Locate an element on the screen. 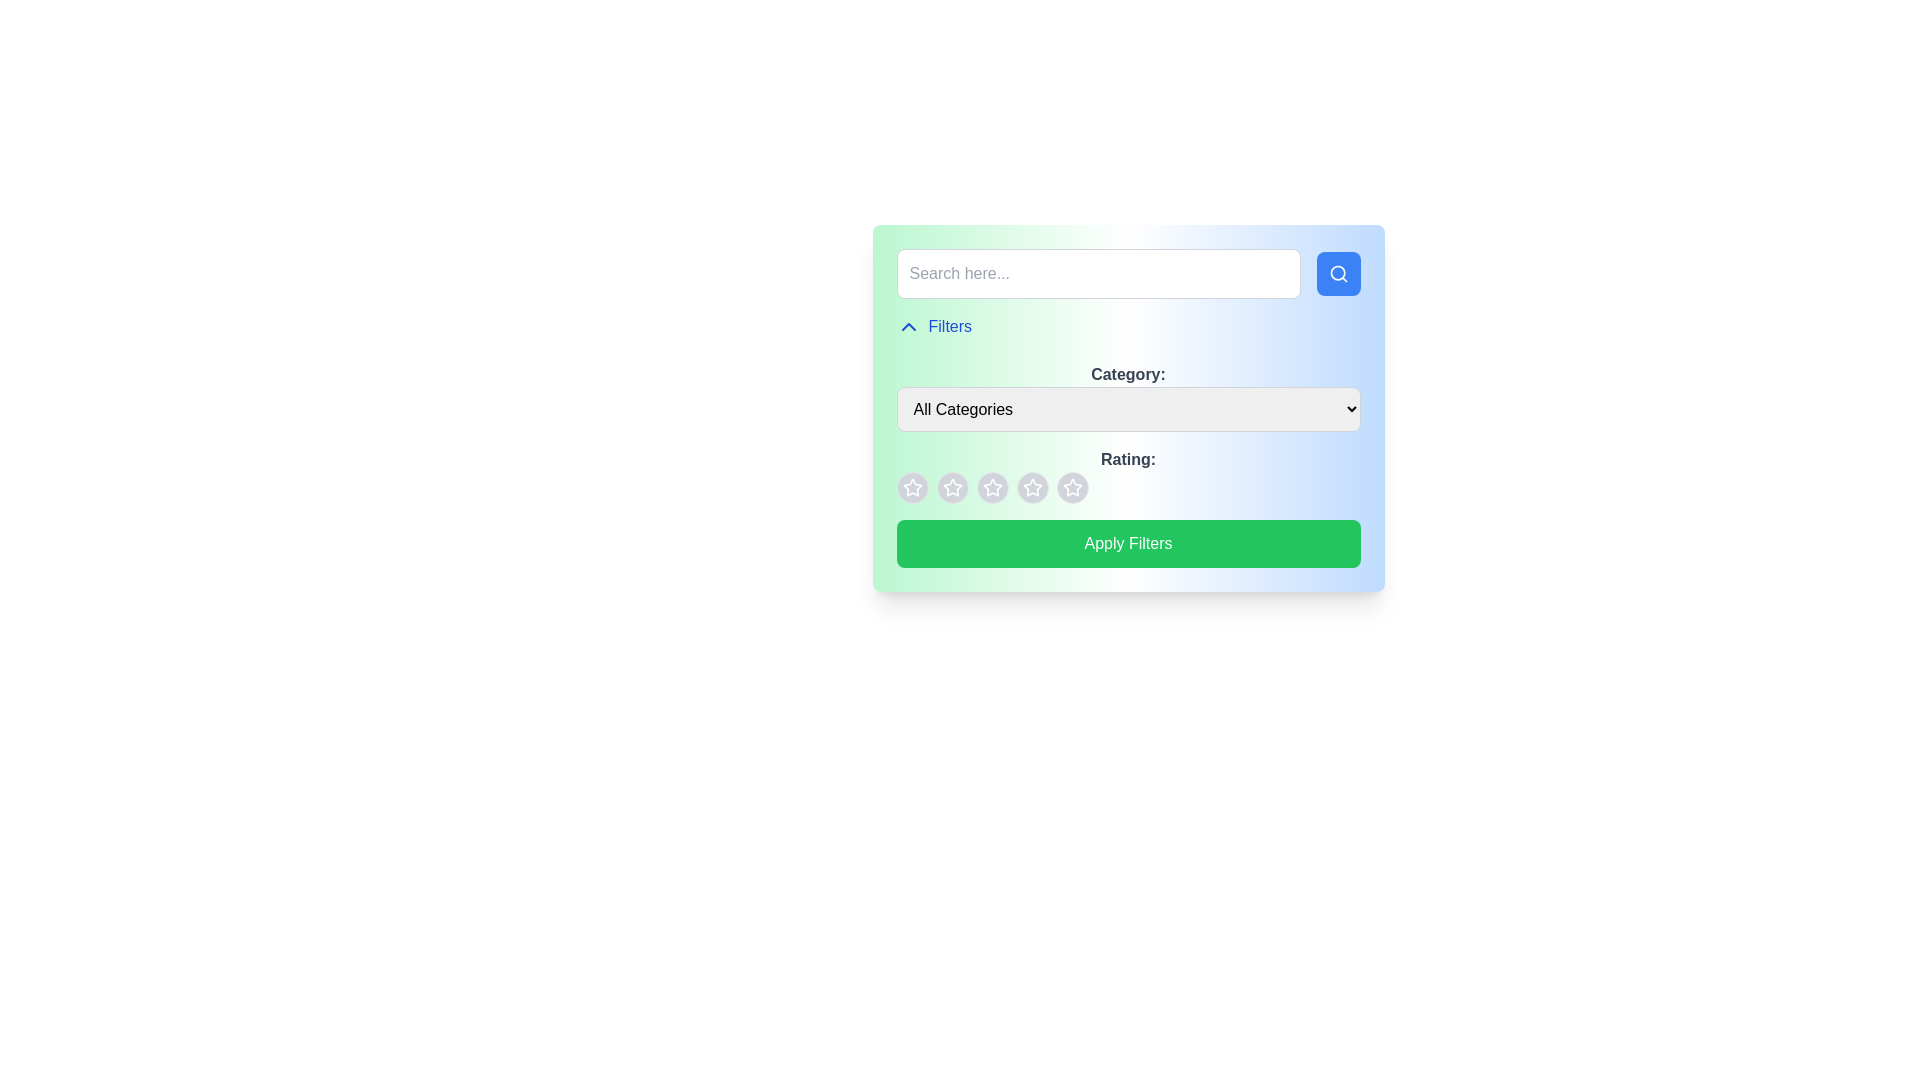 This screenshot has width=1920, height=1080. the magnifying glass-shaped icon within the blue rounded rectangular button at the top-right corner of the search interface to initiate a search is located at coordinates (1338, 273).